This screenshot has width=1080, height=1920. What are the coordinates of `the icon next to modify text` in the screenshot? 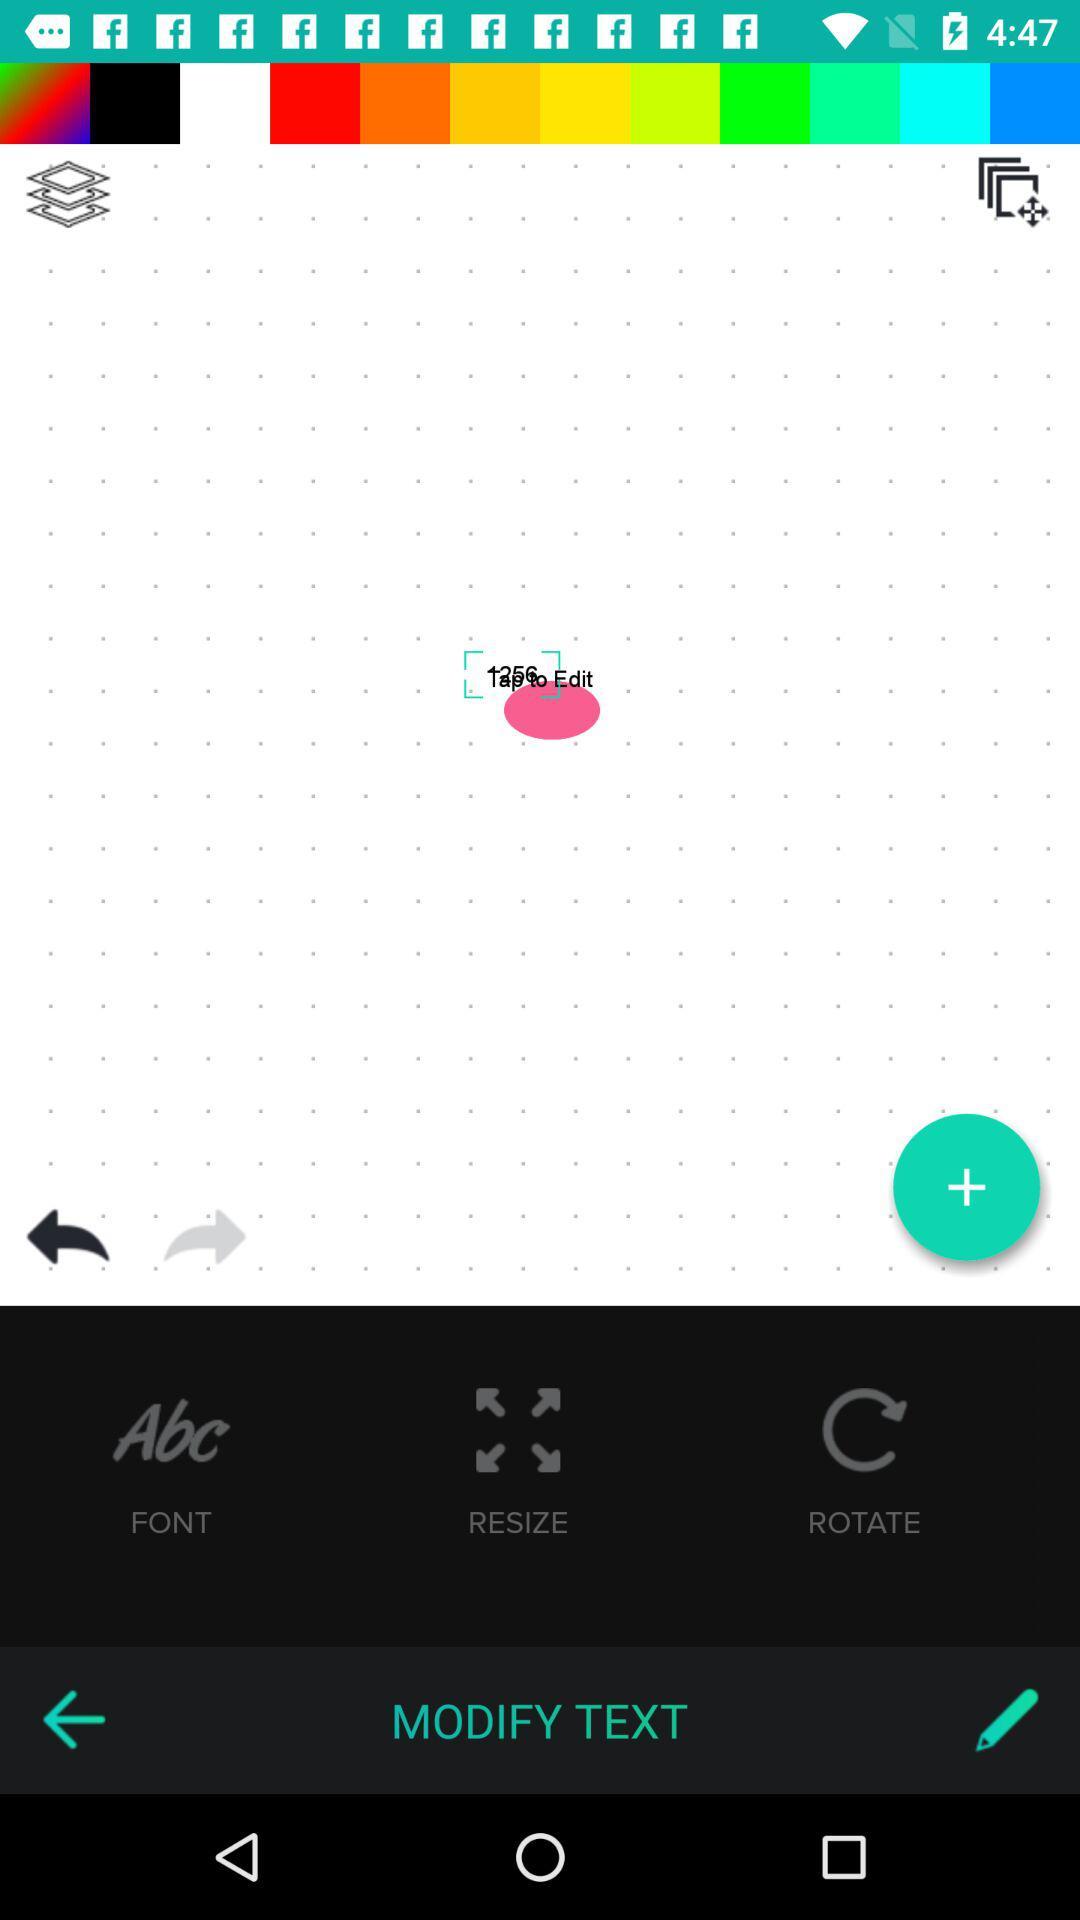 It's located at (1006, 1719).